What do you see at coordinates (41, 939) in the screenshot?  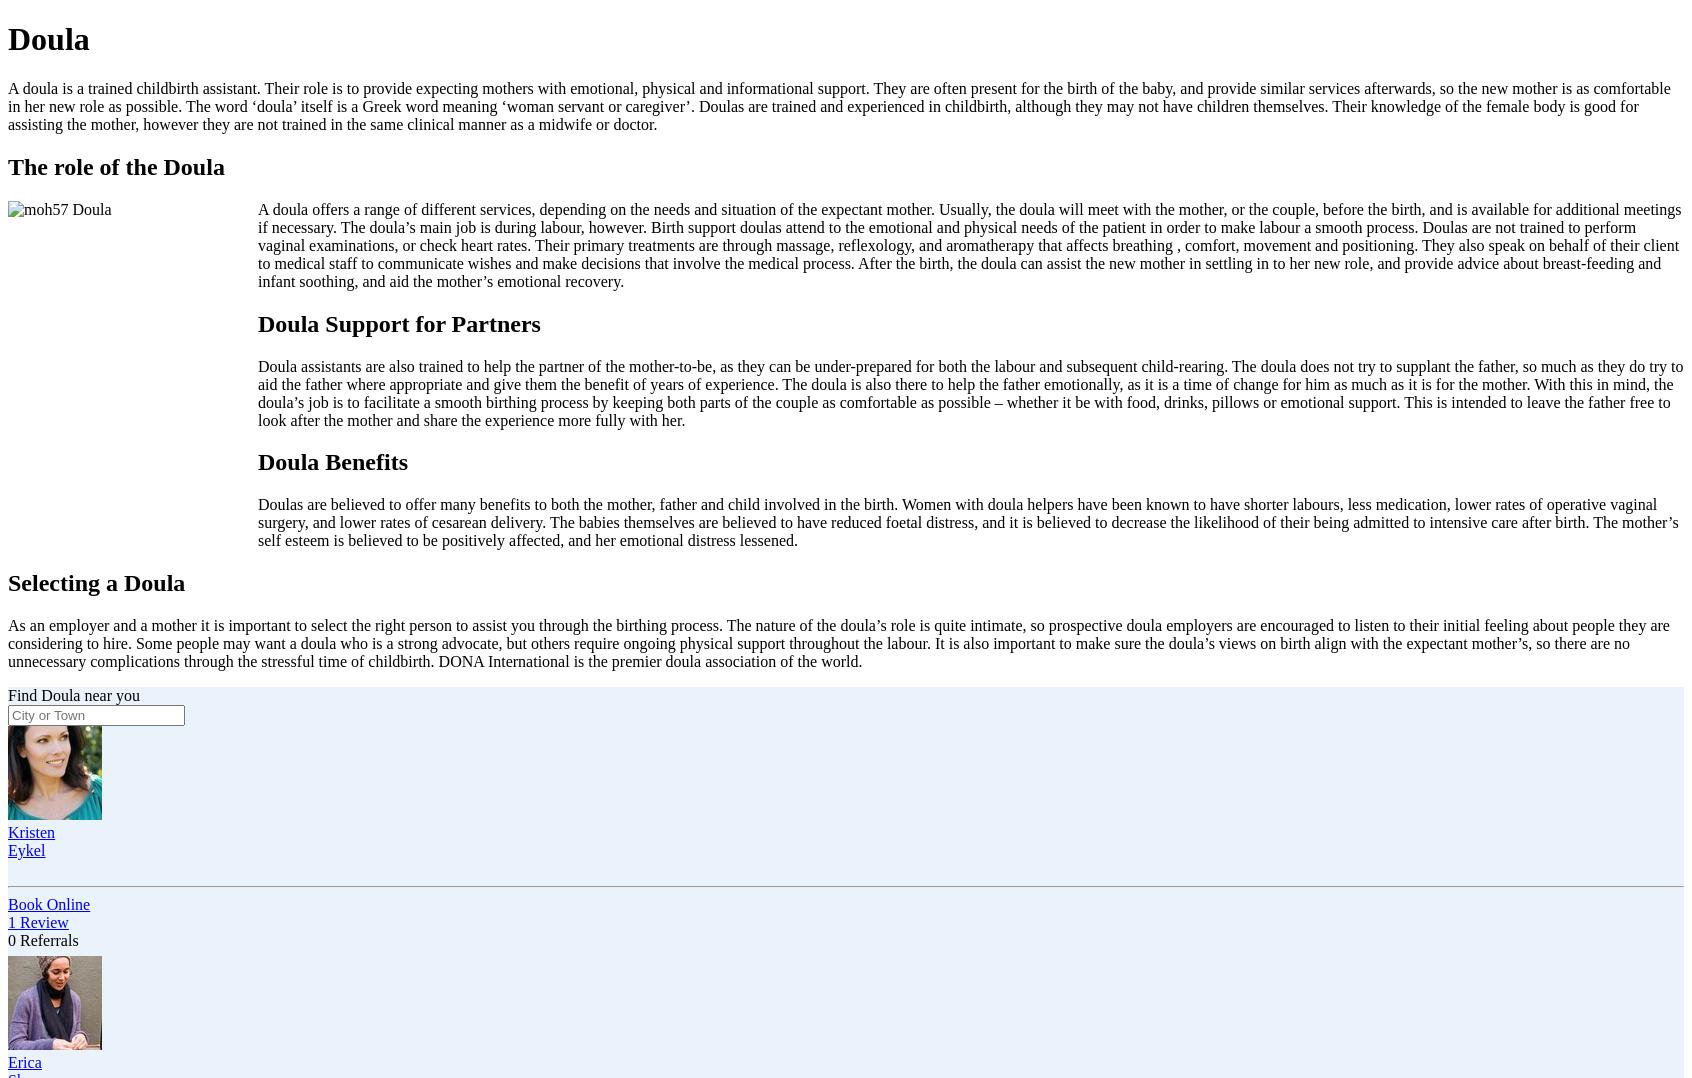 I see `'0 Referrals'` at bounding box center [41, 939].